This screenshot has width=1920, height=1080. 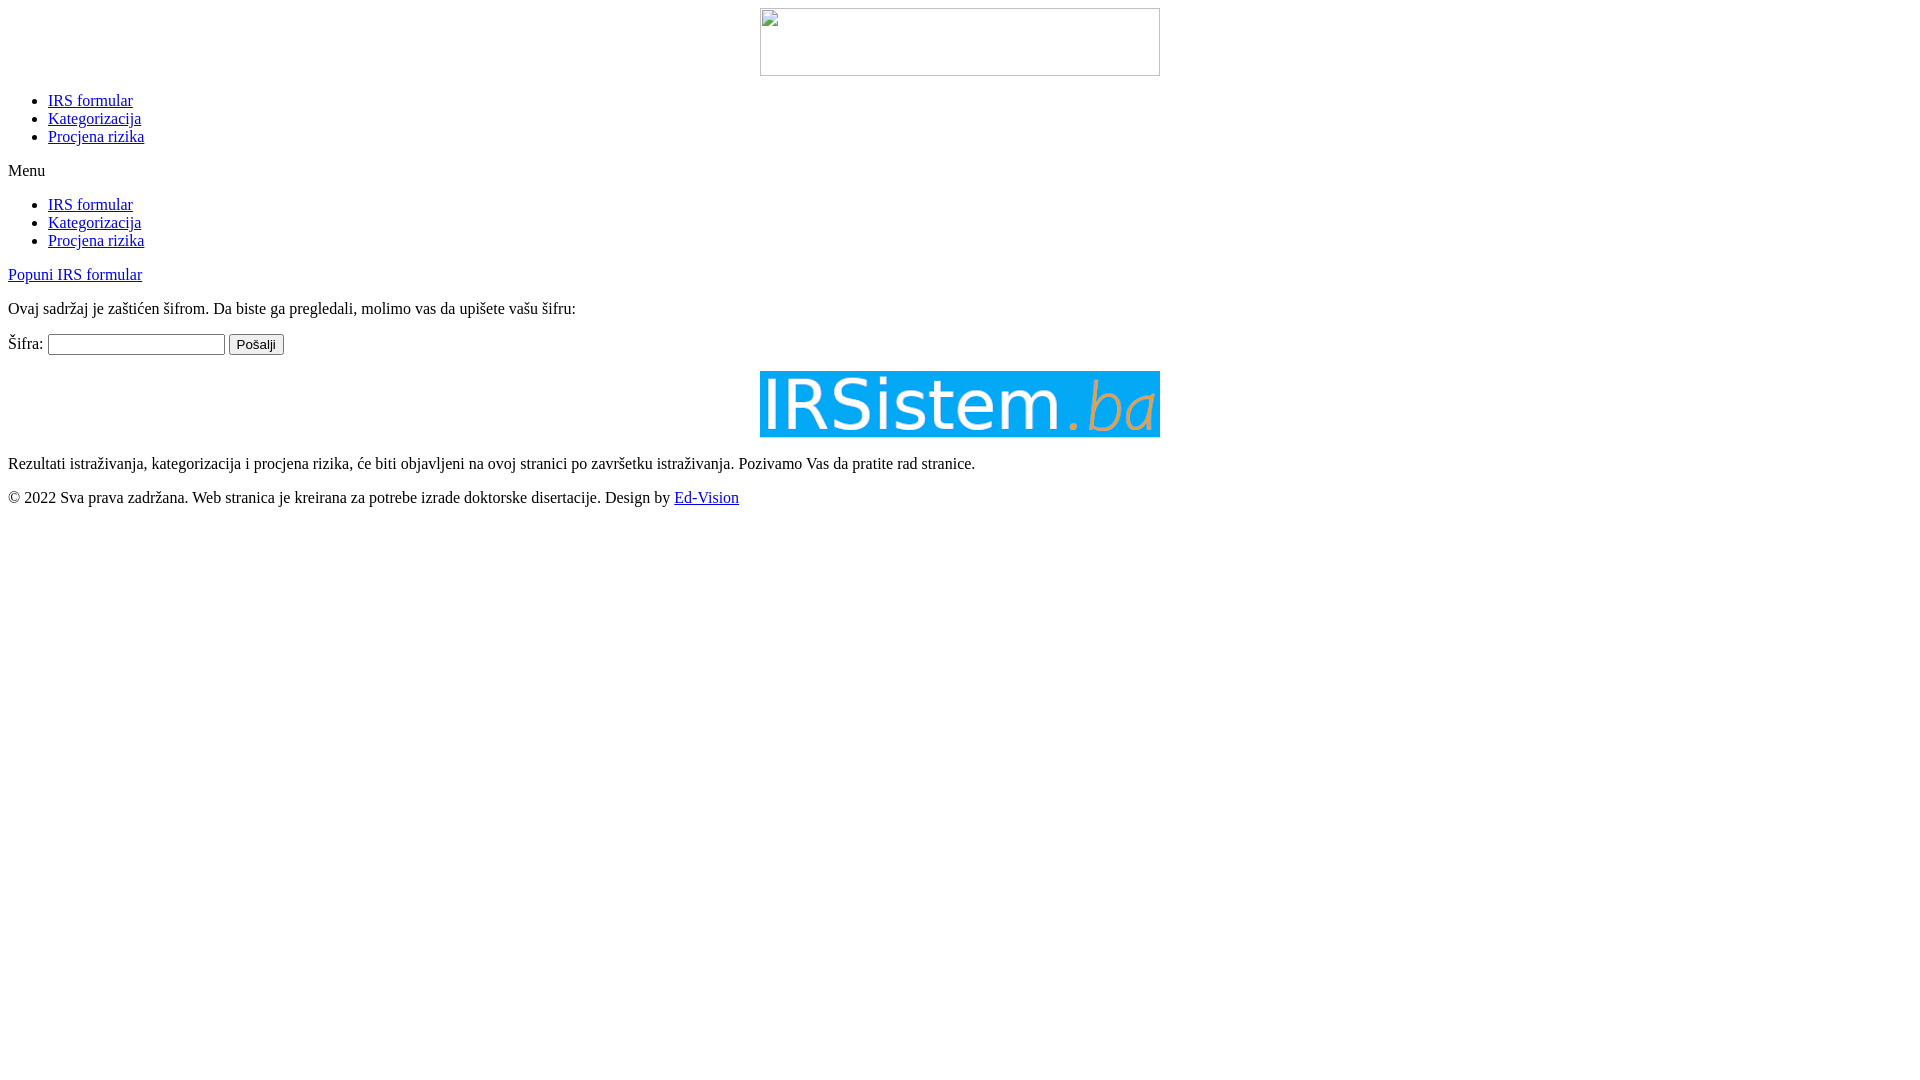 I want to click on 'Ed-Vision', so click(x=706, y=496).